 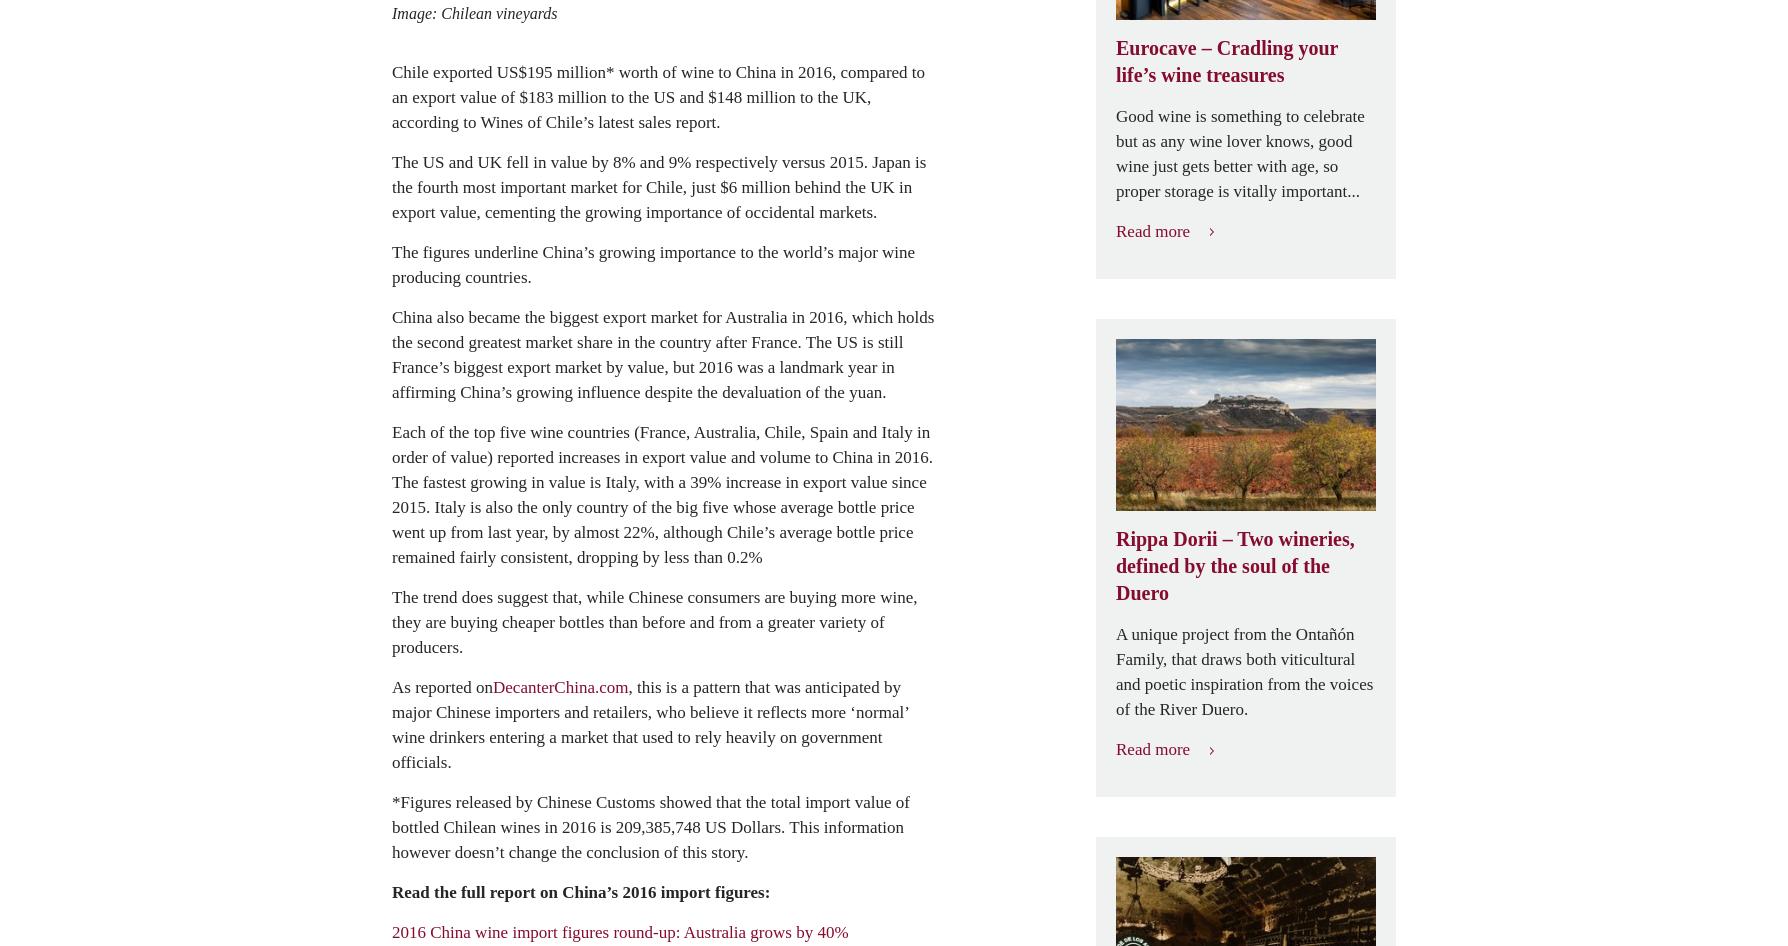 I want to click on 'China also became the biggest export market for Australia in 2016, which holds the second greatest market share in the country after France. The US is still France’s biggest export market by value, but 2016 was a landmark year in affirming China’s growing influence despite the devaluation of the yuan.', so click(x=662, y=354).